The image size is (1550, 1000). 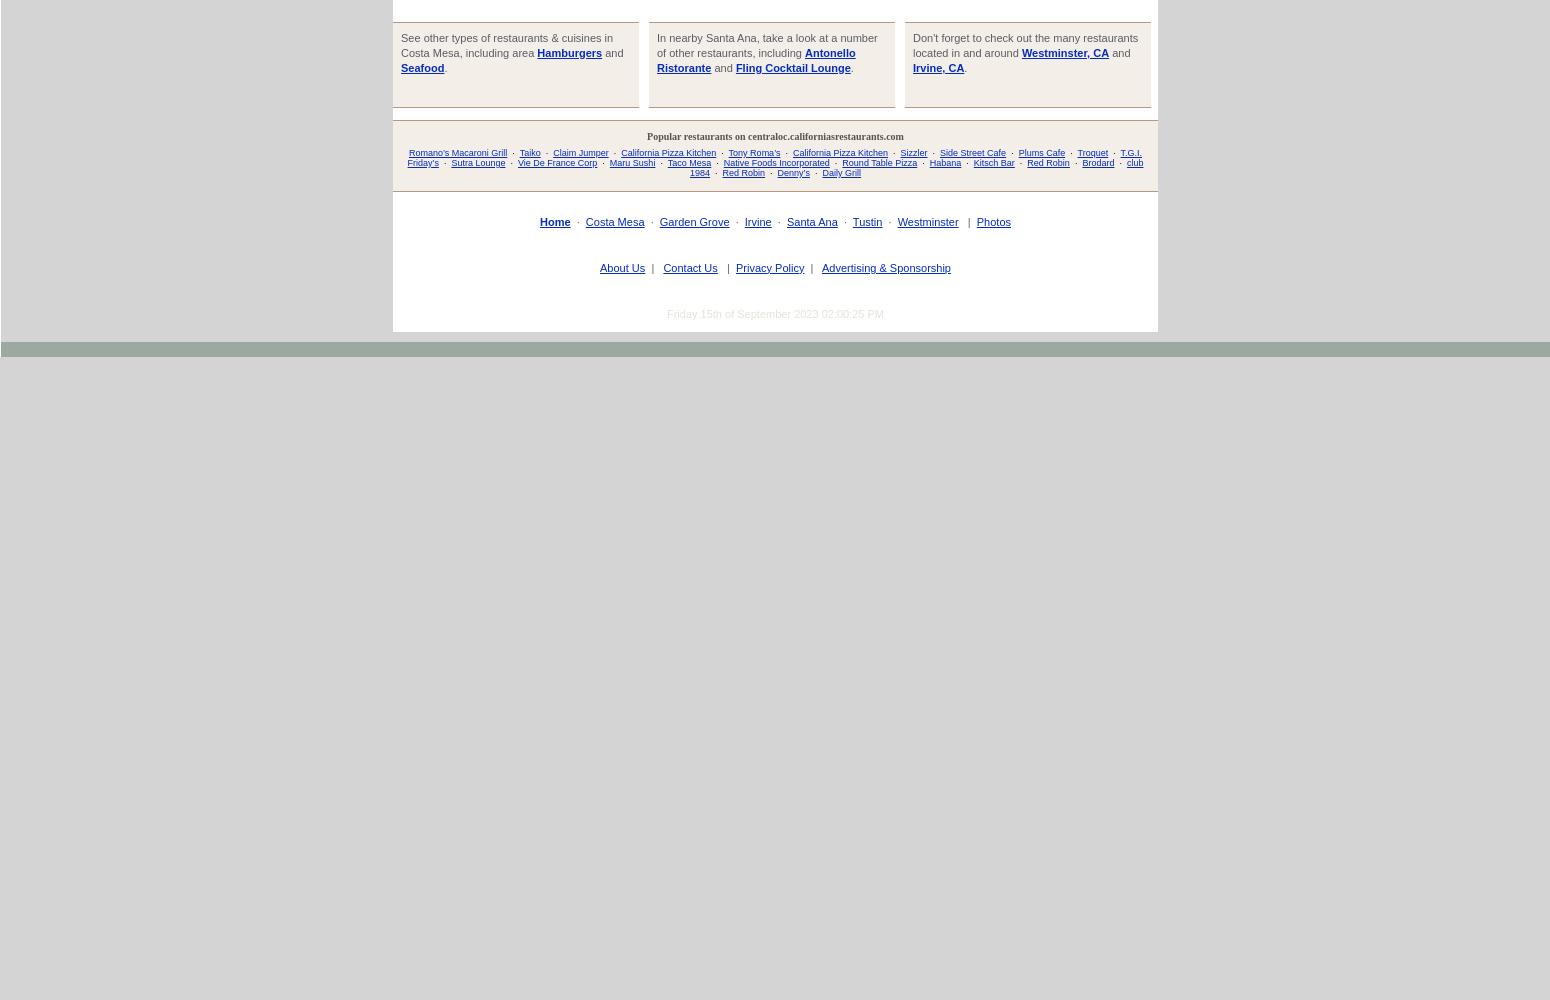 What do you see at coordinates (937, 66) in the screenshot?
I see `'Irvine, CA'` at bounding box center [937, 66].